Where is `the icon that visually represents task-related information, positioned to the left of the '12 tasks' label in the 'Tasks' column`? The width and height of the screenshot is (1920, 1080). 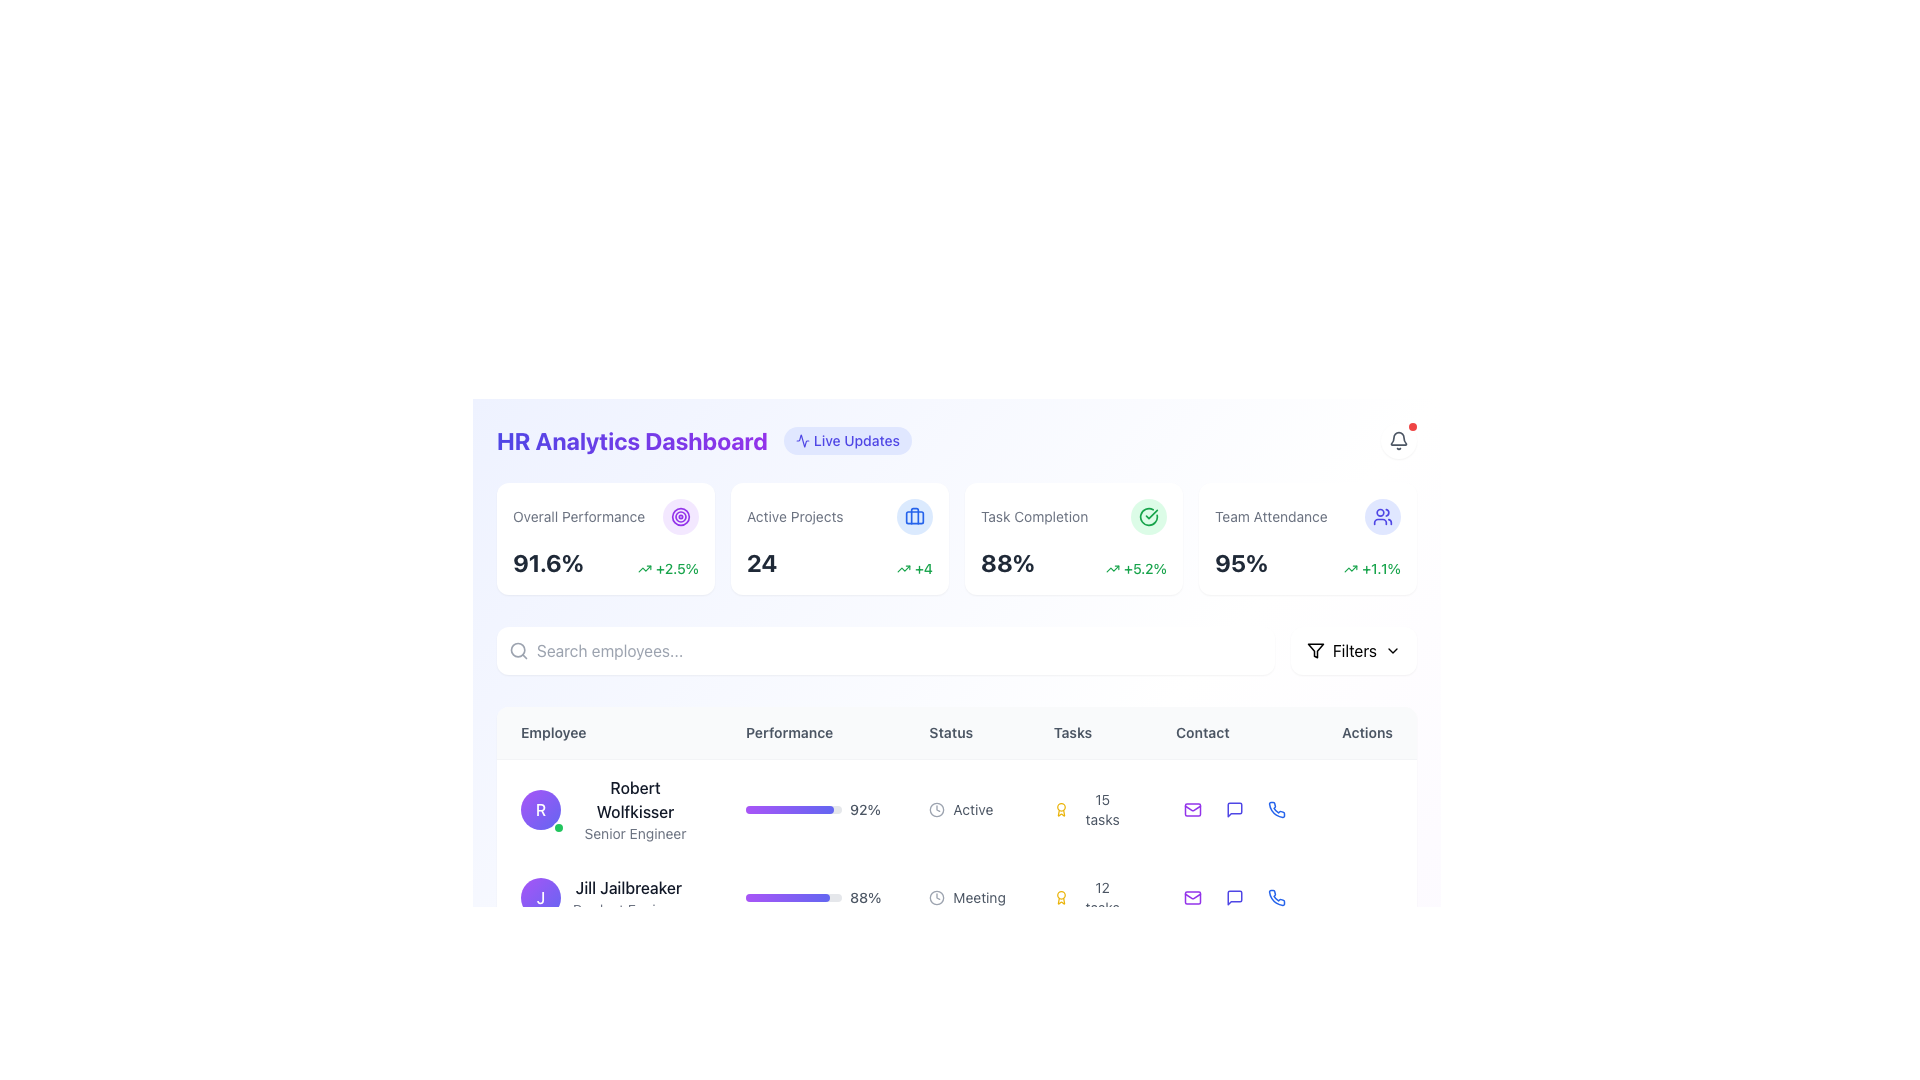 the icon that visually represents task-related information, positioned to the left of the '12 tasks' label in the 'Tasks' column is located at coordinates (1060, 897).